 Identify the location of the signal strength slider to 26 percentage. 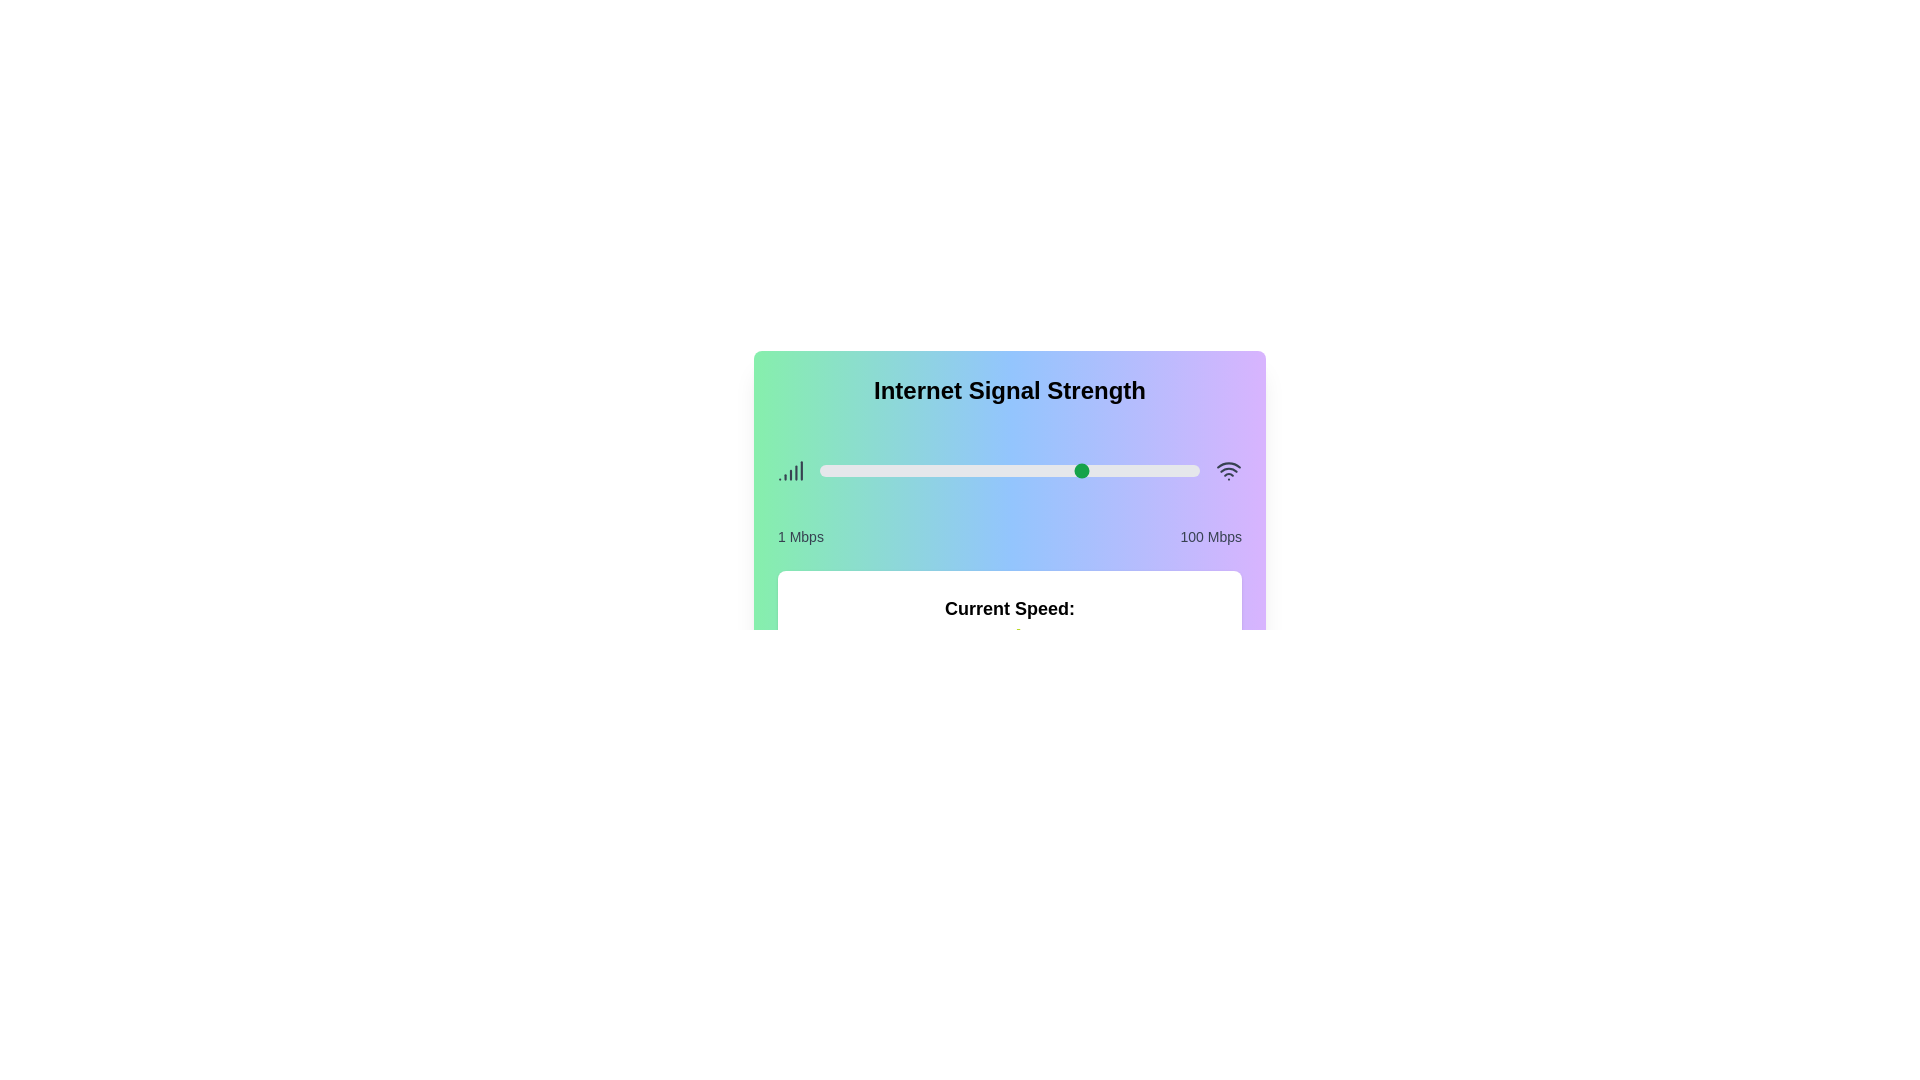
(917, 470).